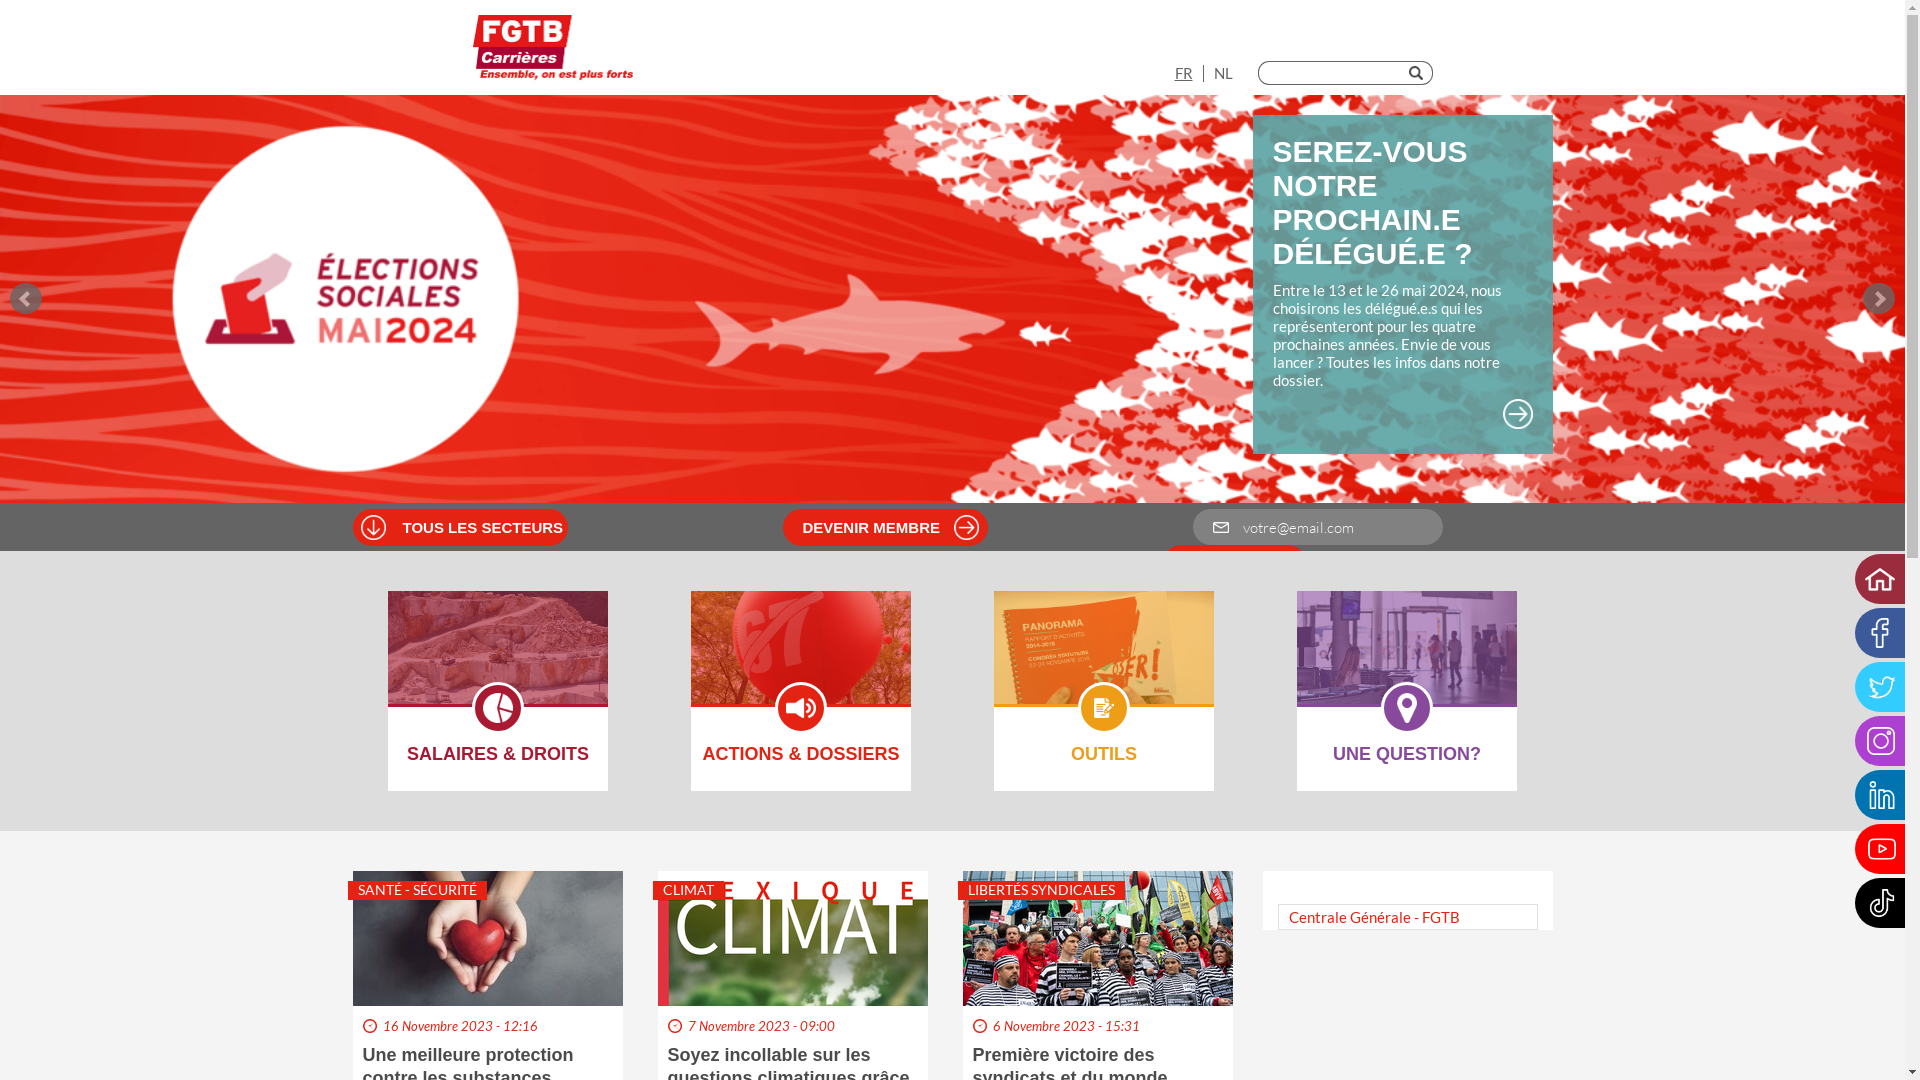  Describe the element at coordinates (1213, 72) in the screenshot. I see `'NL'` at that location.